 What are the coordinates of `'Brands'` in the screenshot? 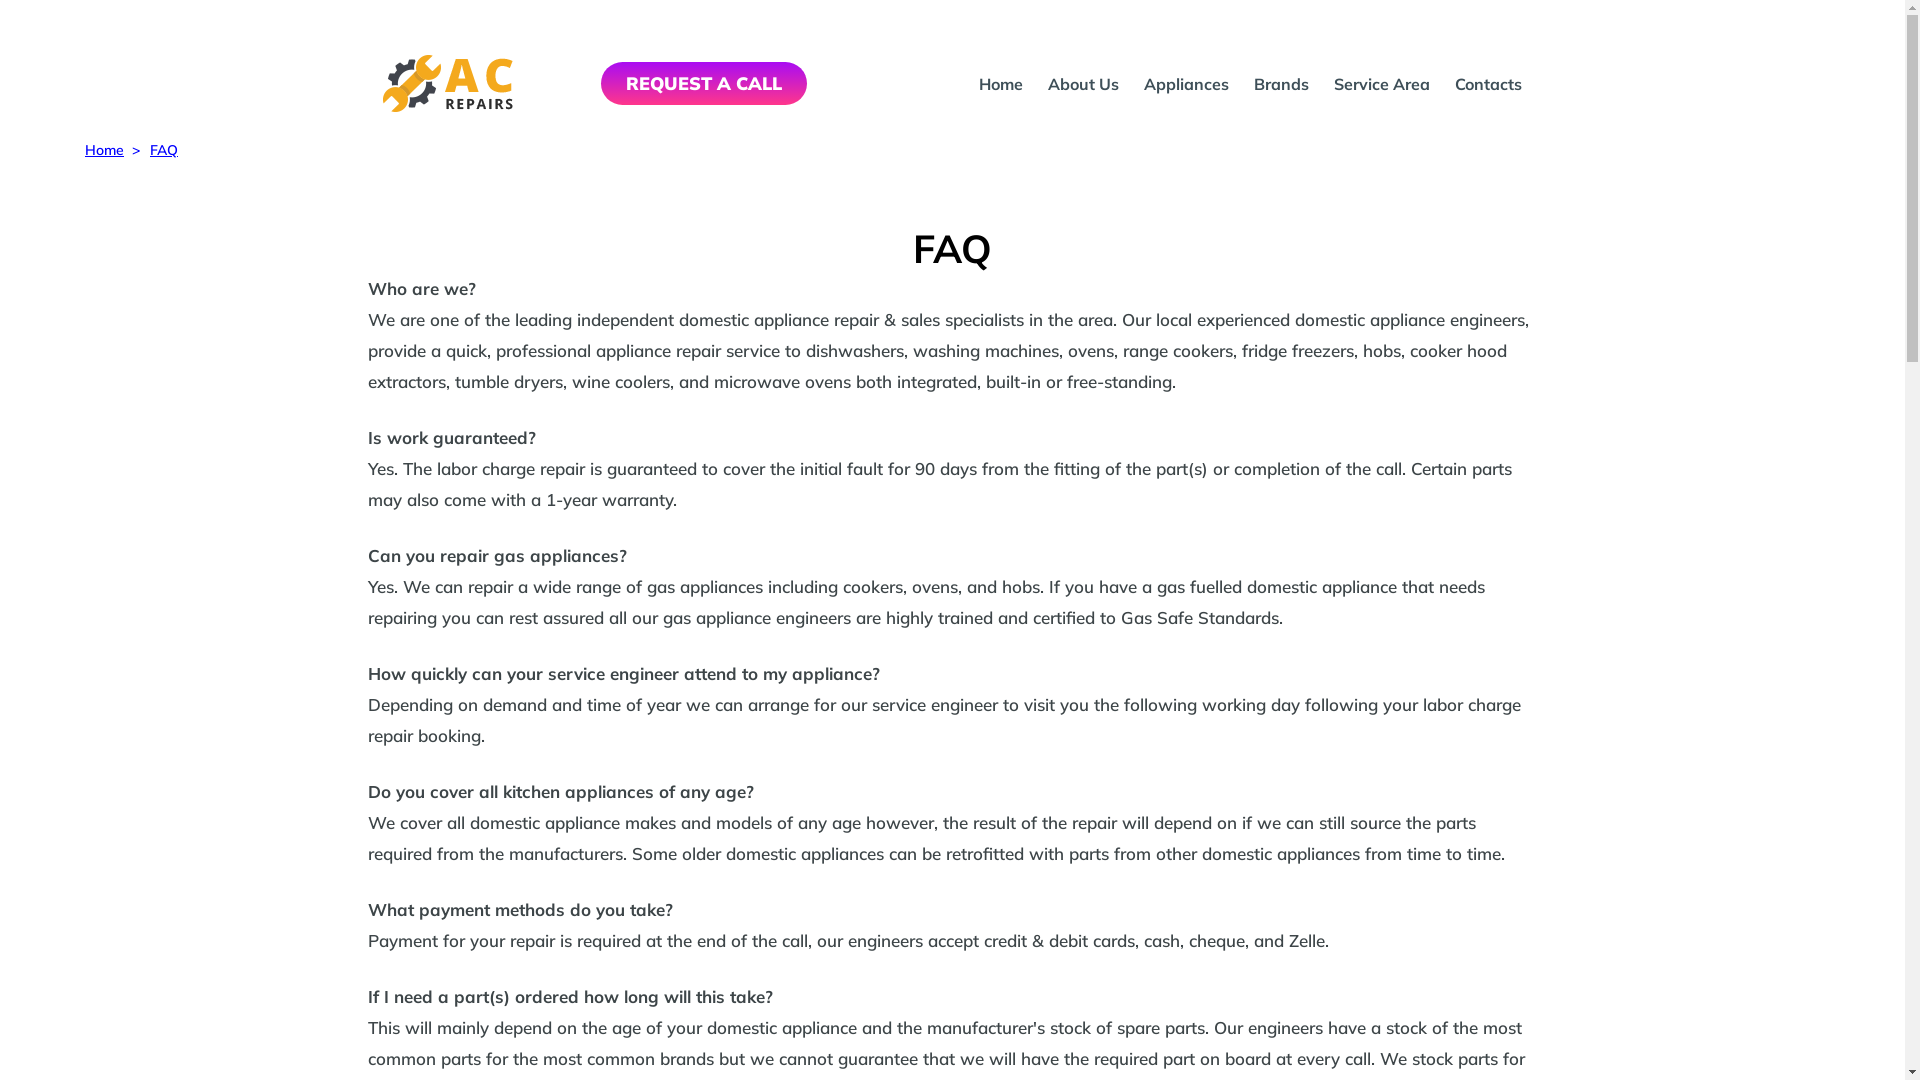 It's located at (1281, 83).